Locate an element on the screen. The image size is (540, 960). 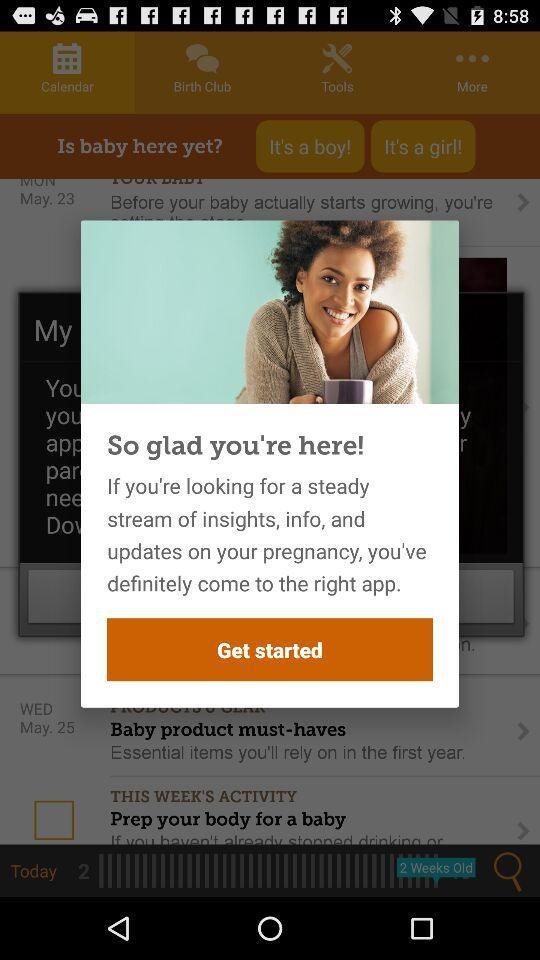
the item at the bottom is located at coordinates (270, 648).